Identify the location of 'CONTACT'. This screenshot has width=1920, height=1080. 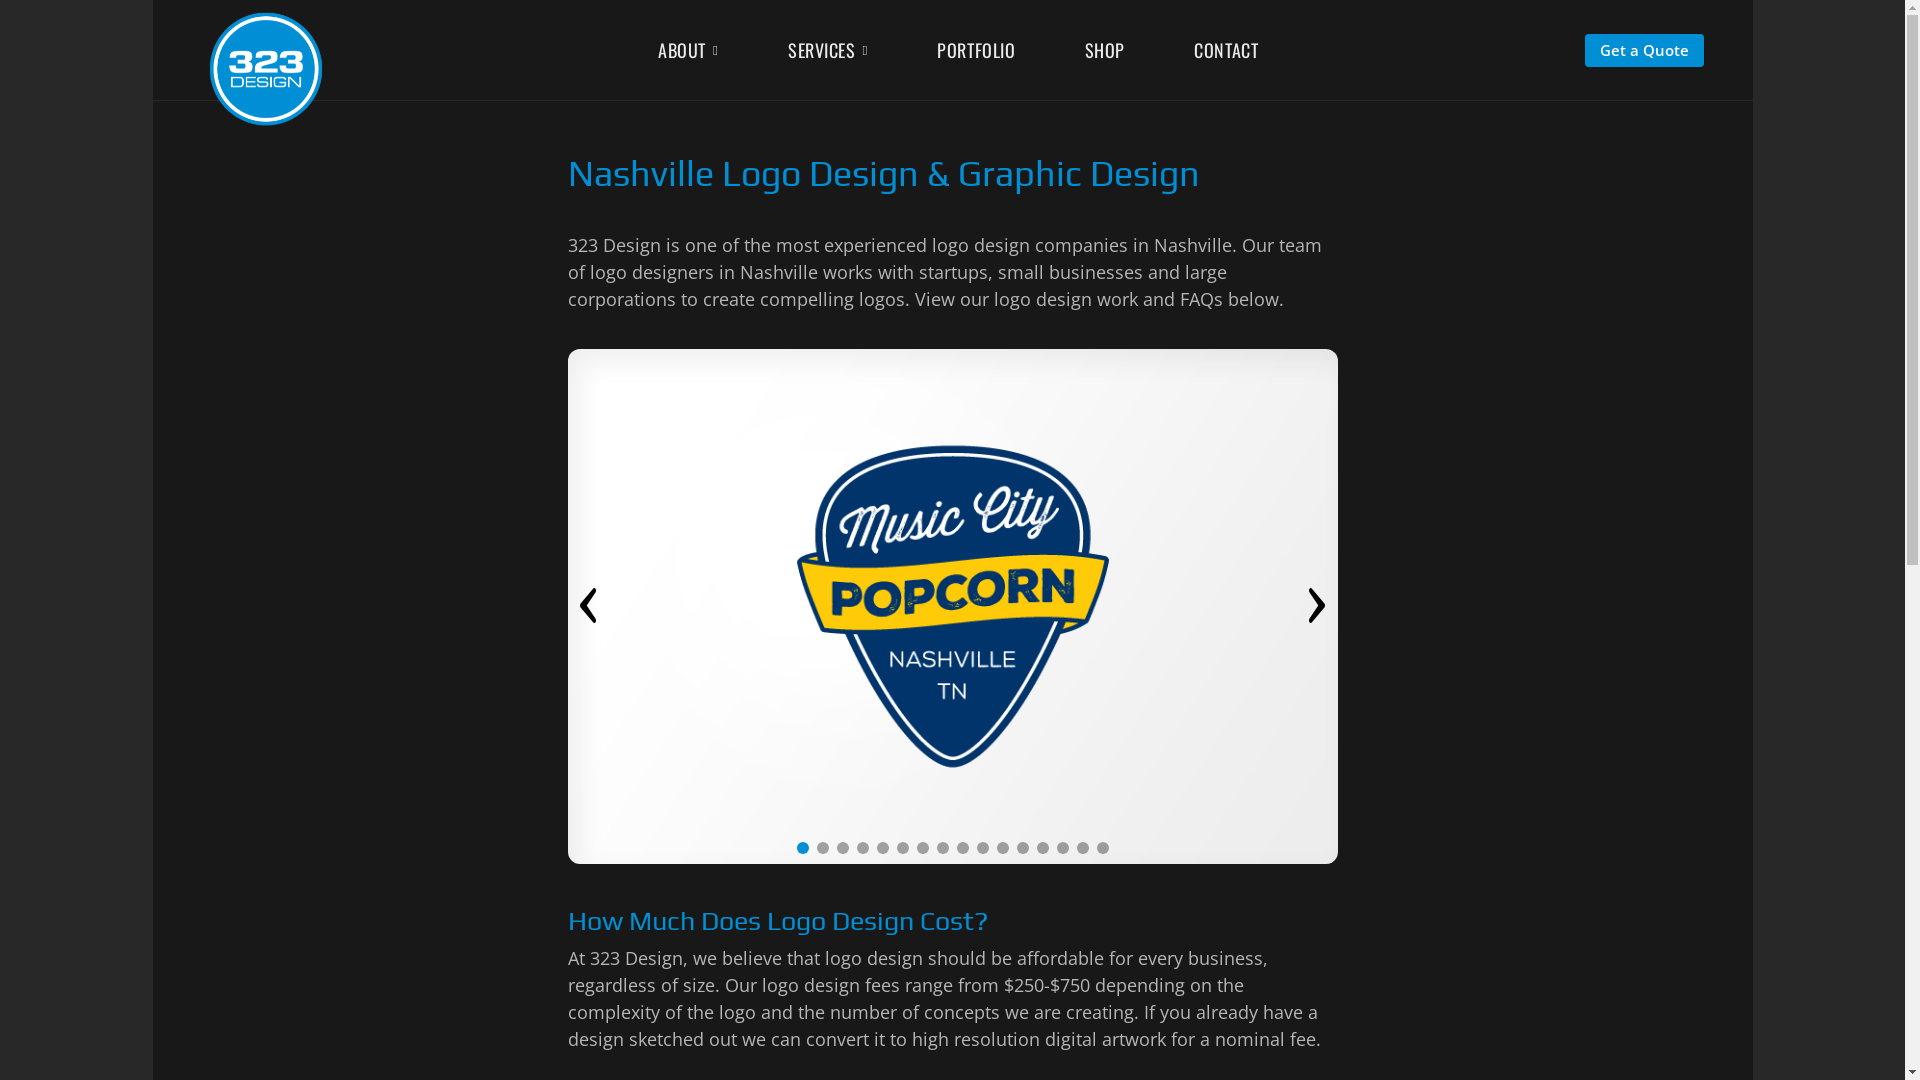
(1224, 48).